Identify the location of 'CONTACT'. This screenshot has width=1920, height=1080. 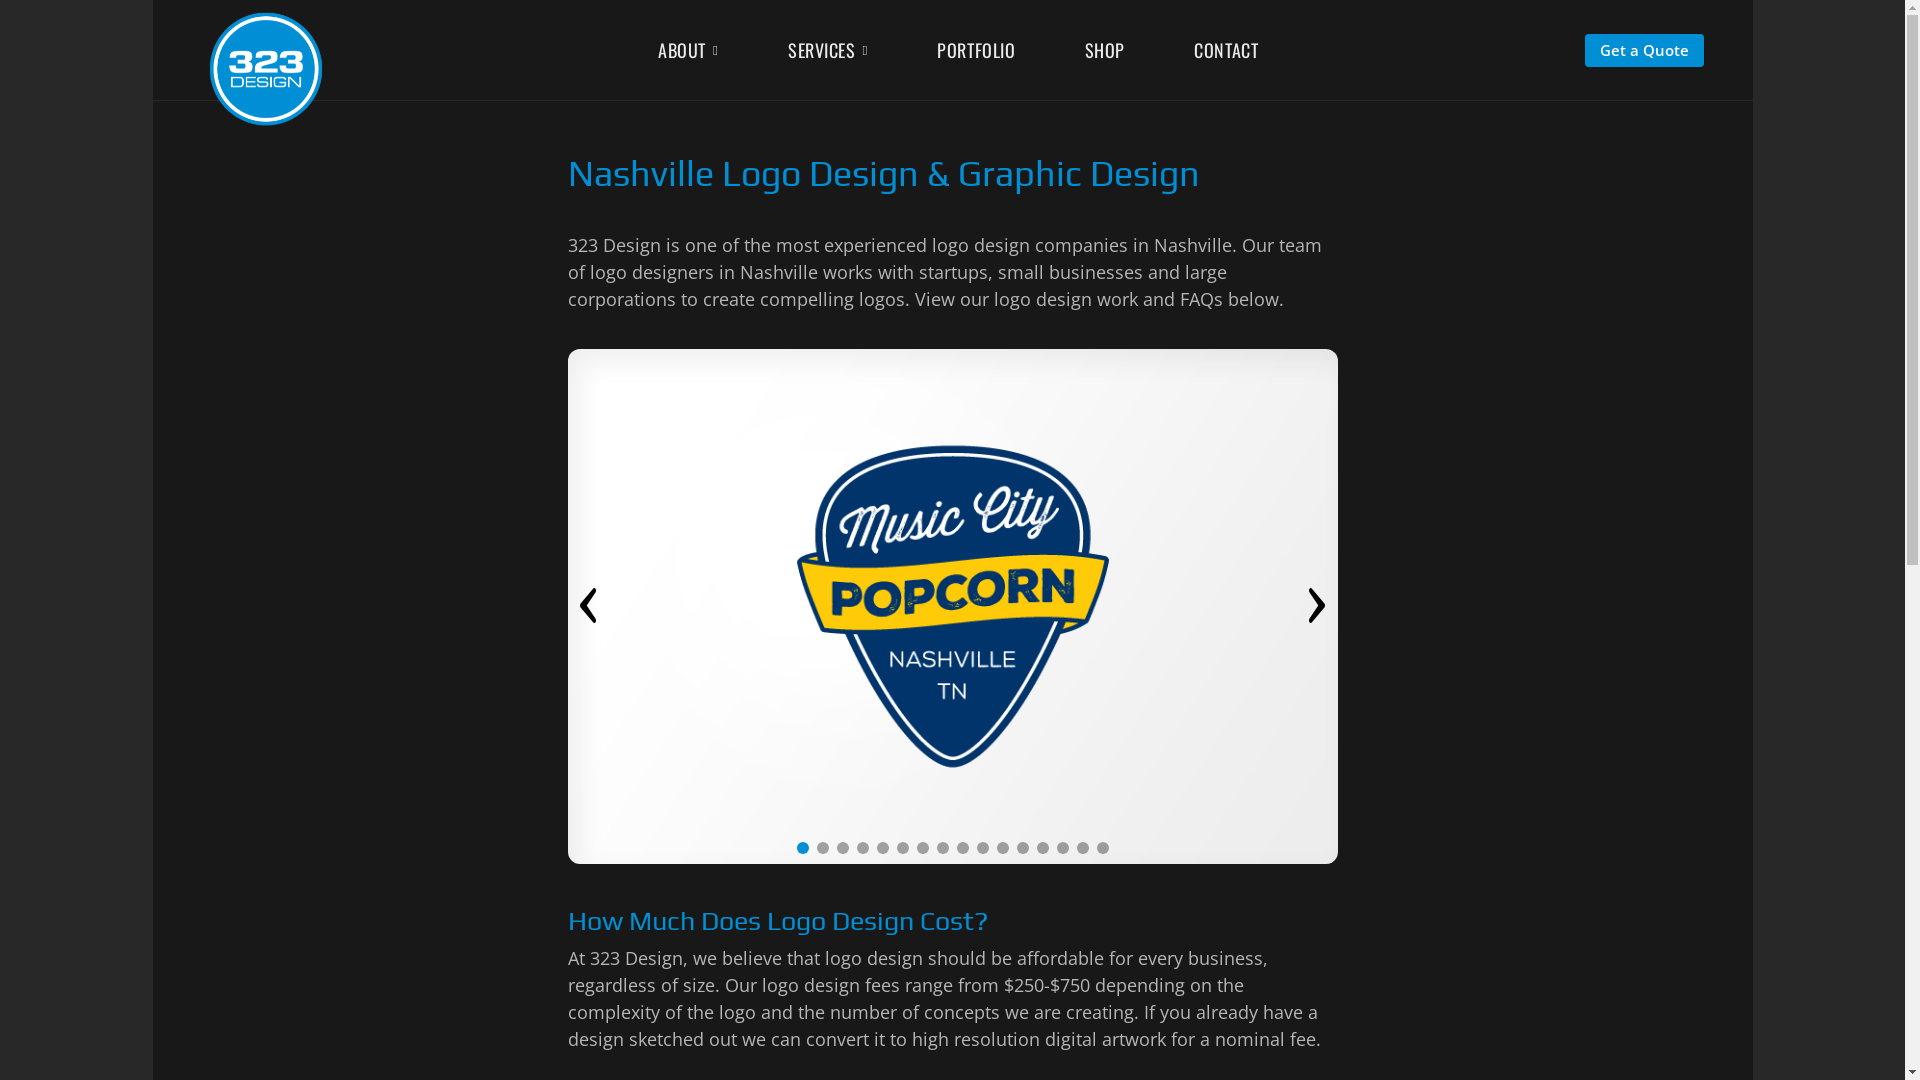
(1224, 48).